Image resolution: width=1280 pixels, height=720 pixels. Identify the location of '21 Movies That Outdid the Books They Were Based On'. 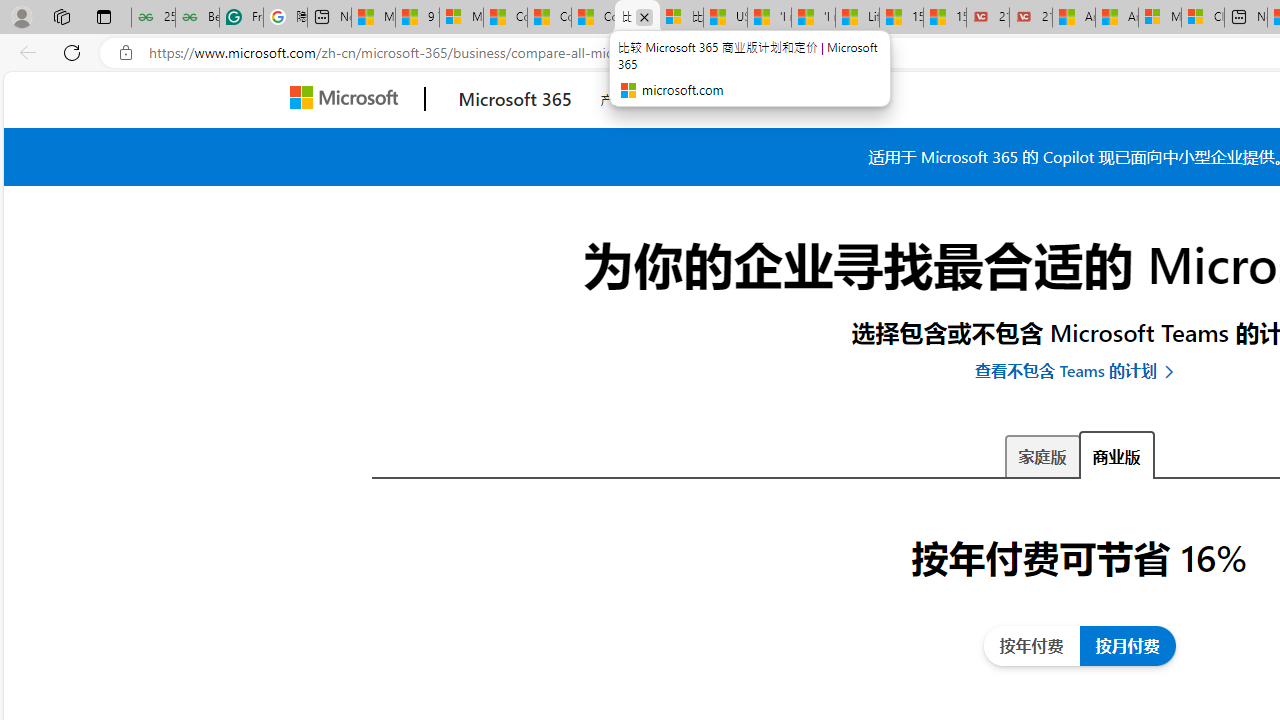
(1031, 17).